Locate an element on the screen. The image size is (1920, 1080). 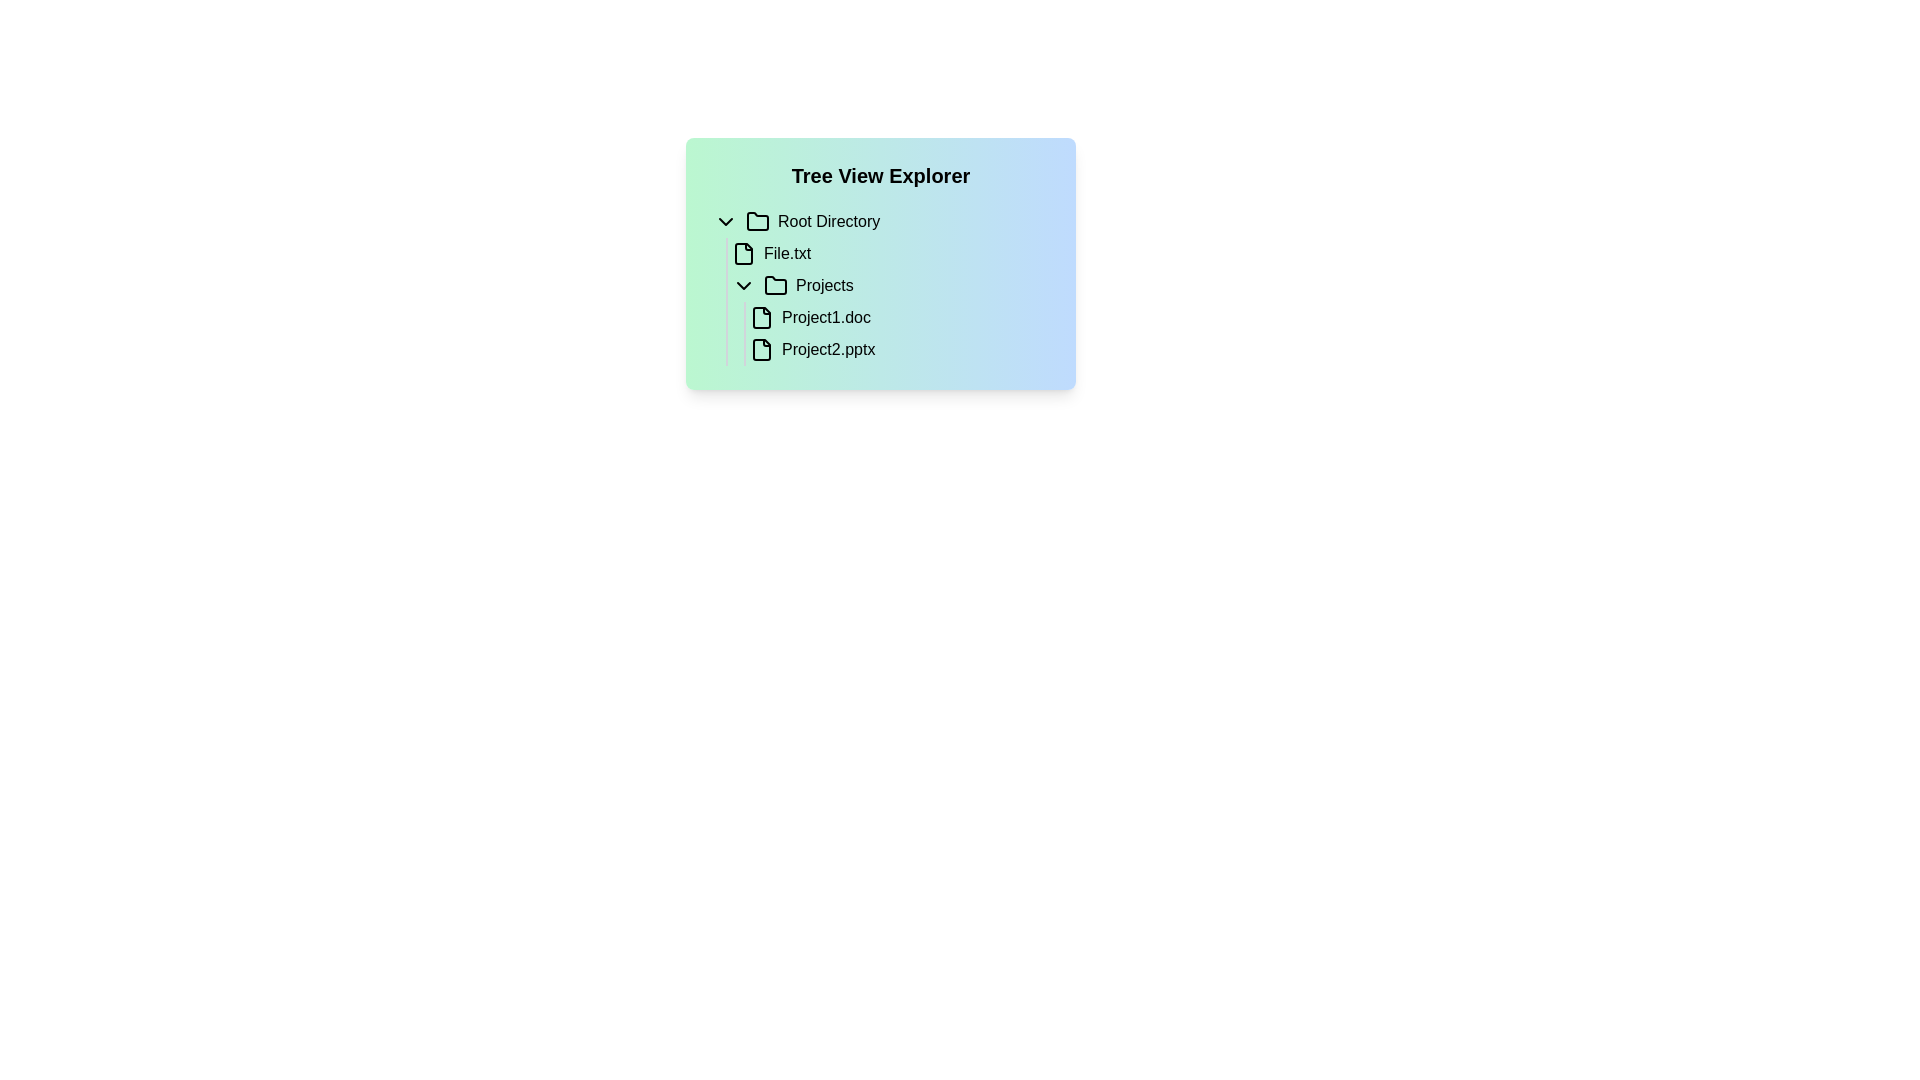
the folder icon representing the 'Root Directory' is located at coordinates (757, 222).